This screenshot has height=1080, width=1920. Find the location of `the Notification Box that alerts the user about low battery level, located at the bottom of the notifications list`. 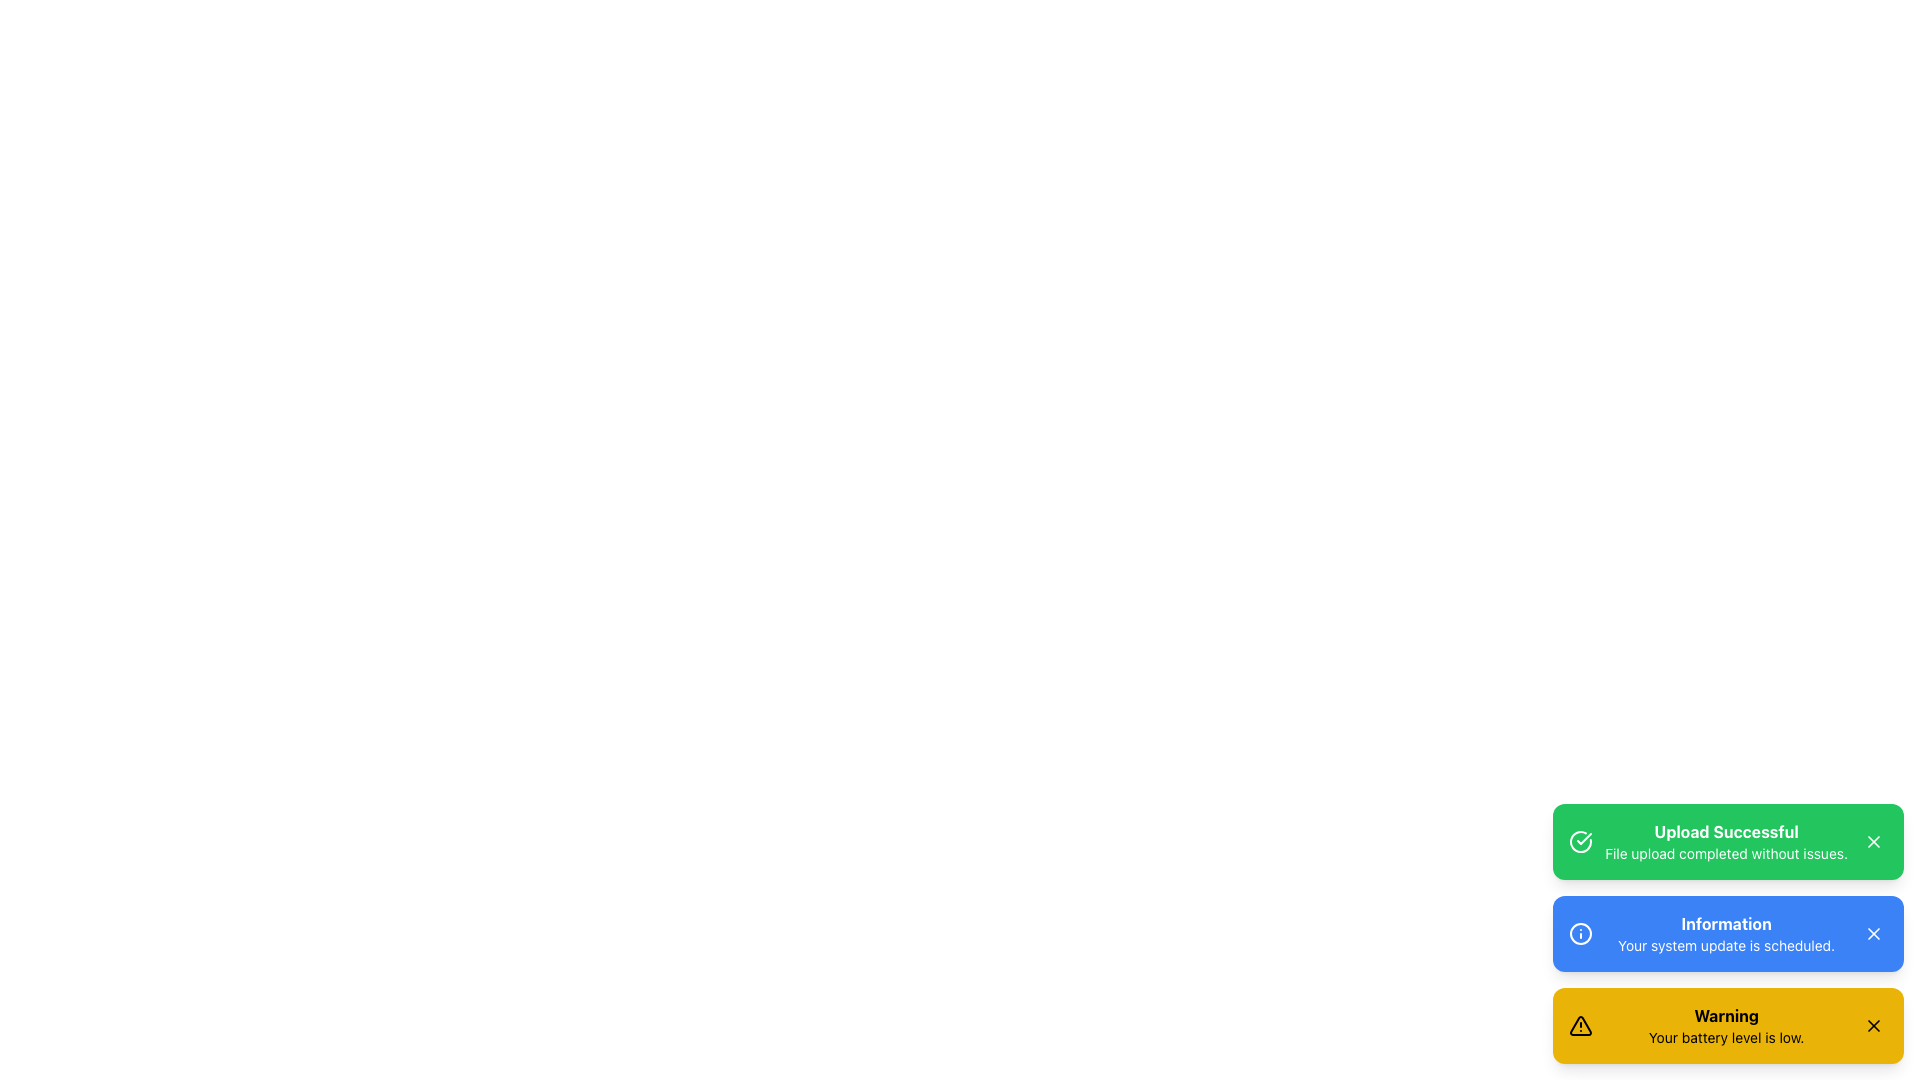

the Notification Box that alerts the user about low battery level, located at the bottom of the notifications list is located at coordinates (1725, 1026).